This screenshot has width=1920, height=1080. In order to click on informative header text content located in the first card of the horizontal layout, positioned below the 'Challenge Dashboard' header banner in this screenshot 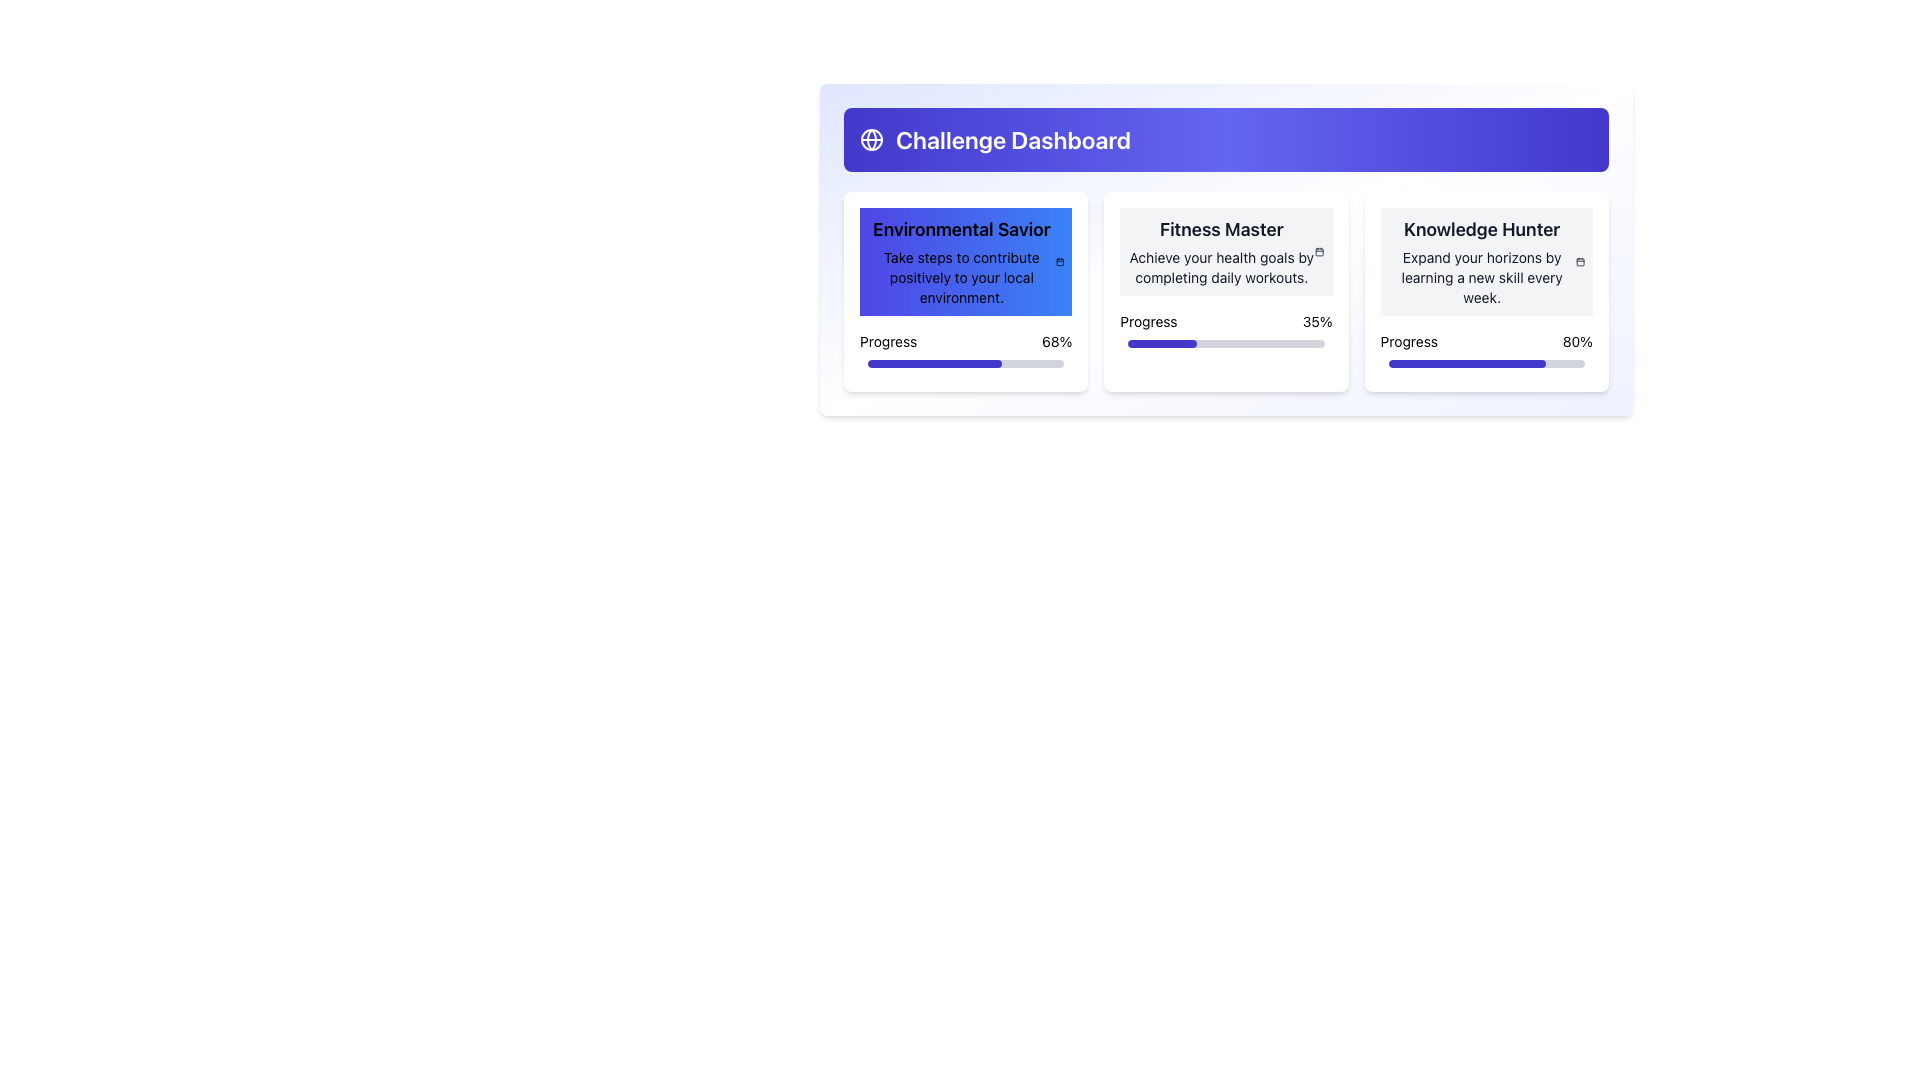, I will do `click(961, 261)`.